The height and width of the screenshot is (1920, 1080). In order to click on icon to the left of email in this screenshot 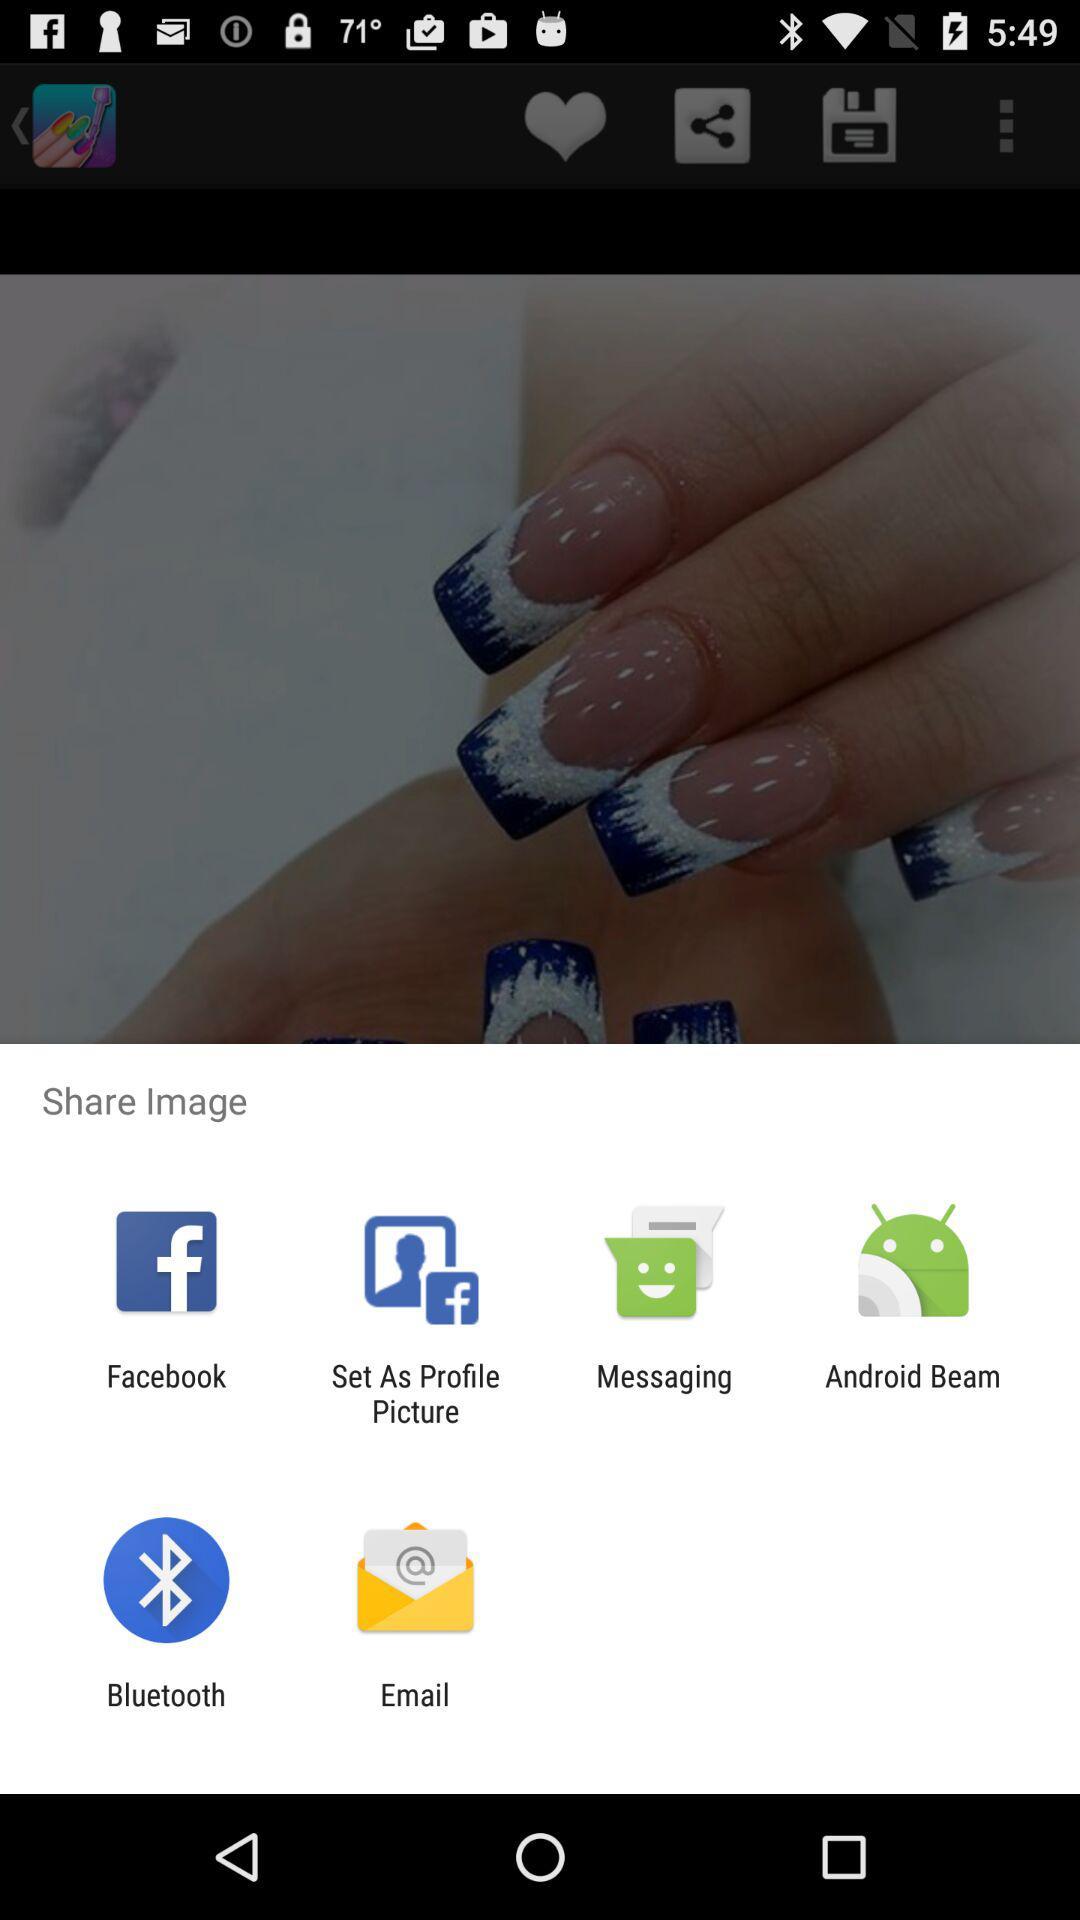, I will do `click(165, 1711)`.